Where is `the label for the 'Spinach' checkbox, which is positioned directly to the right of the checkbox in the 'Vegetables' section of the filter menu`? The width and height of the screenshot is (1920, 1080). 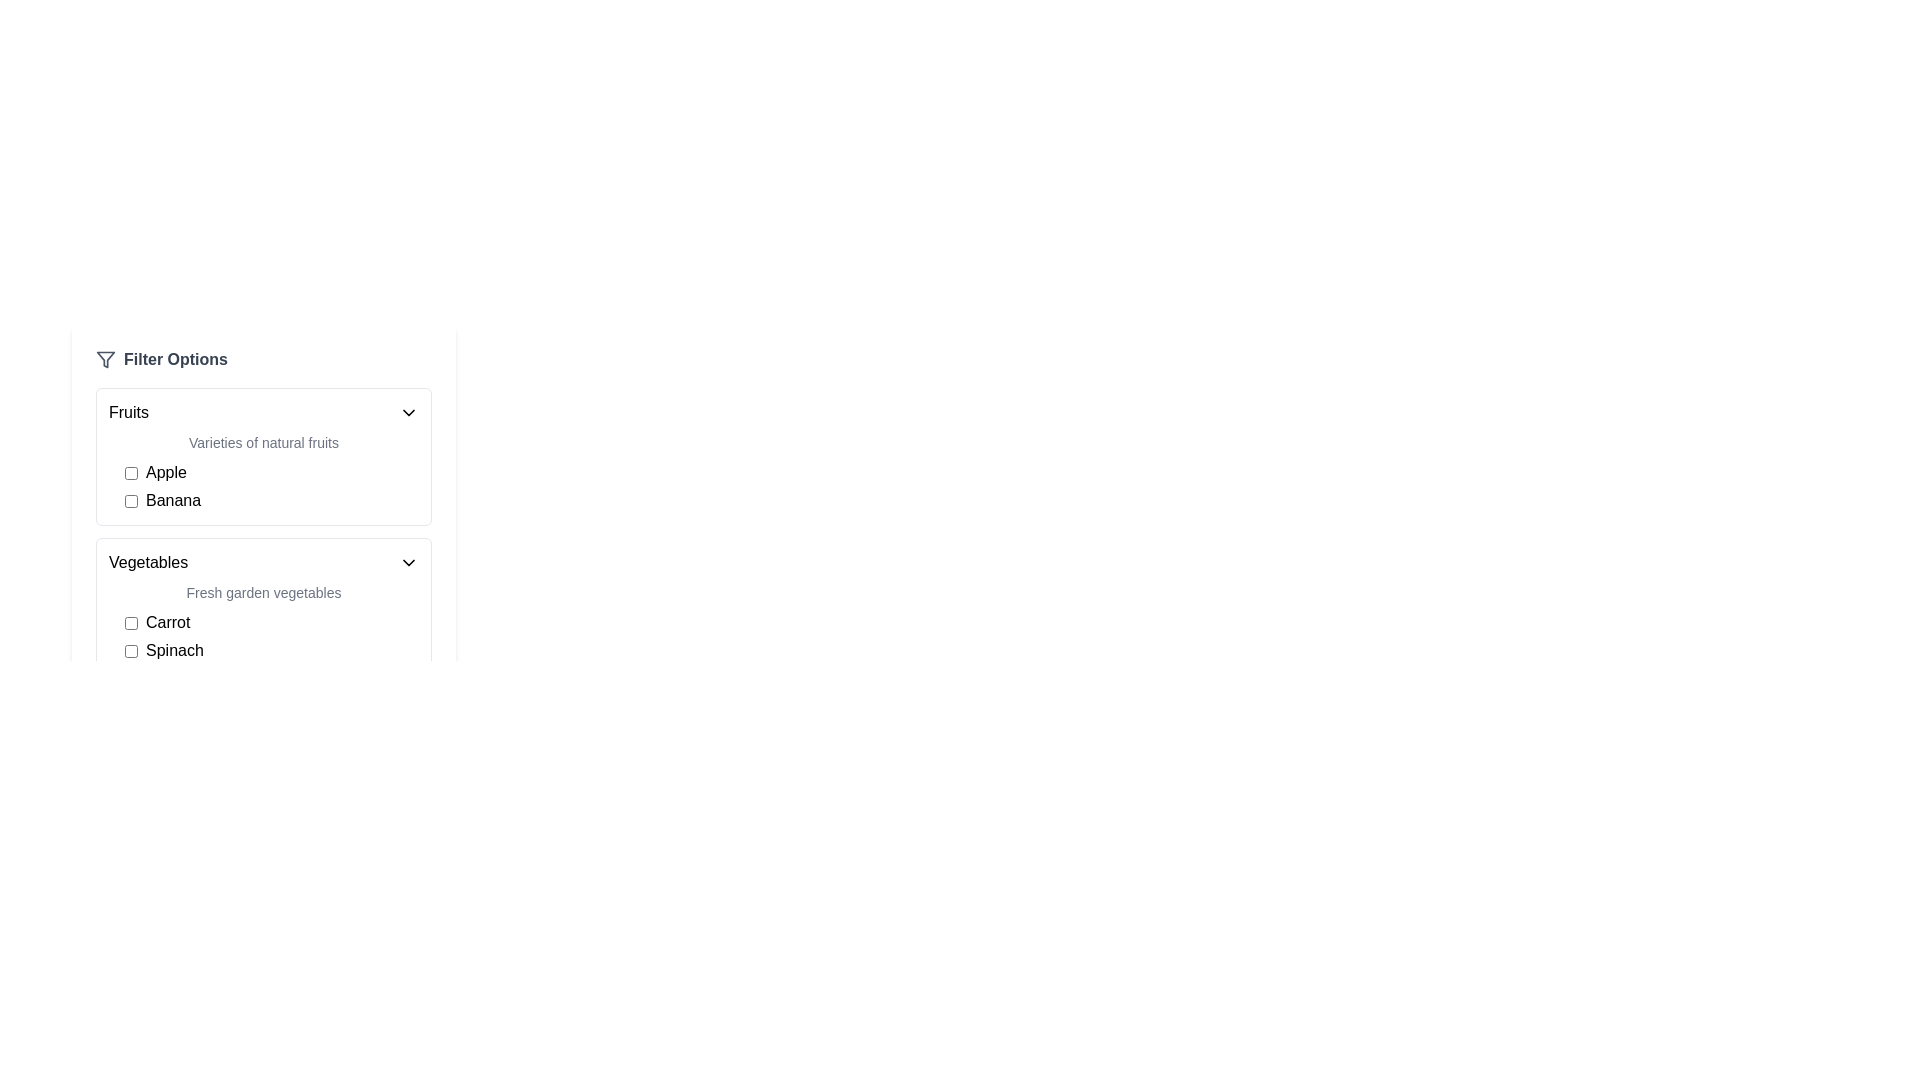
the label for the 'Spinach' checkbox, which is positioned directly to the right of the checkbox in the 'Vegetables' section of the filter menu is located at coordinates (174, 651).